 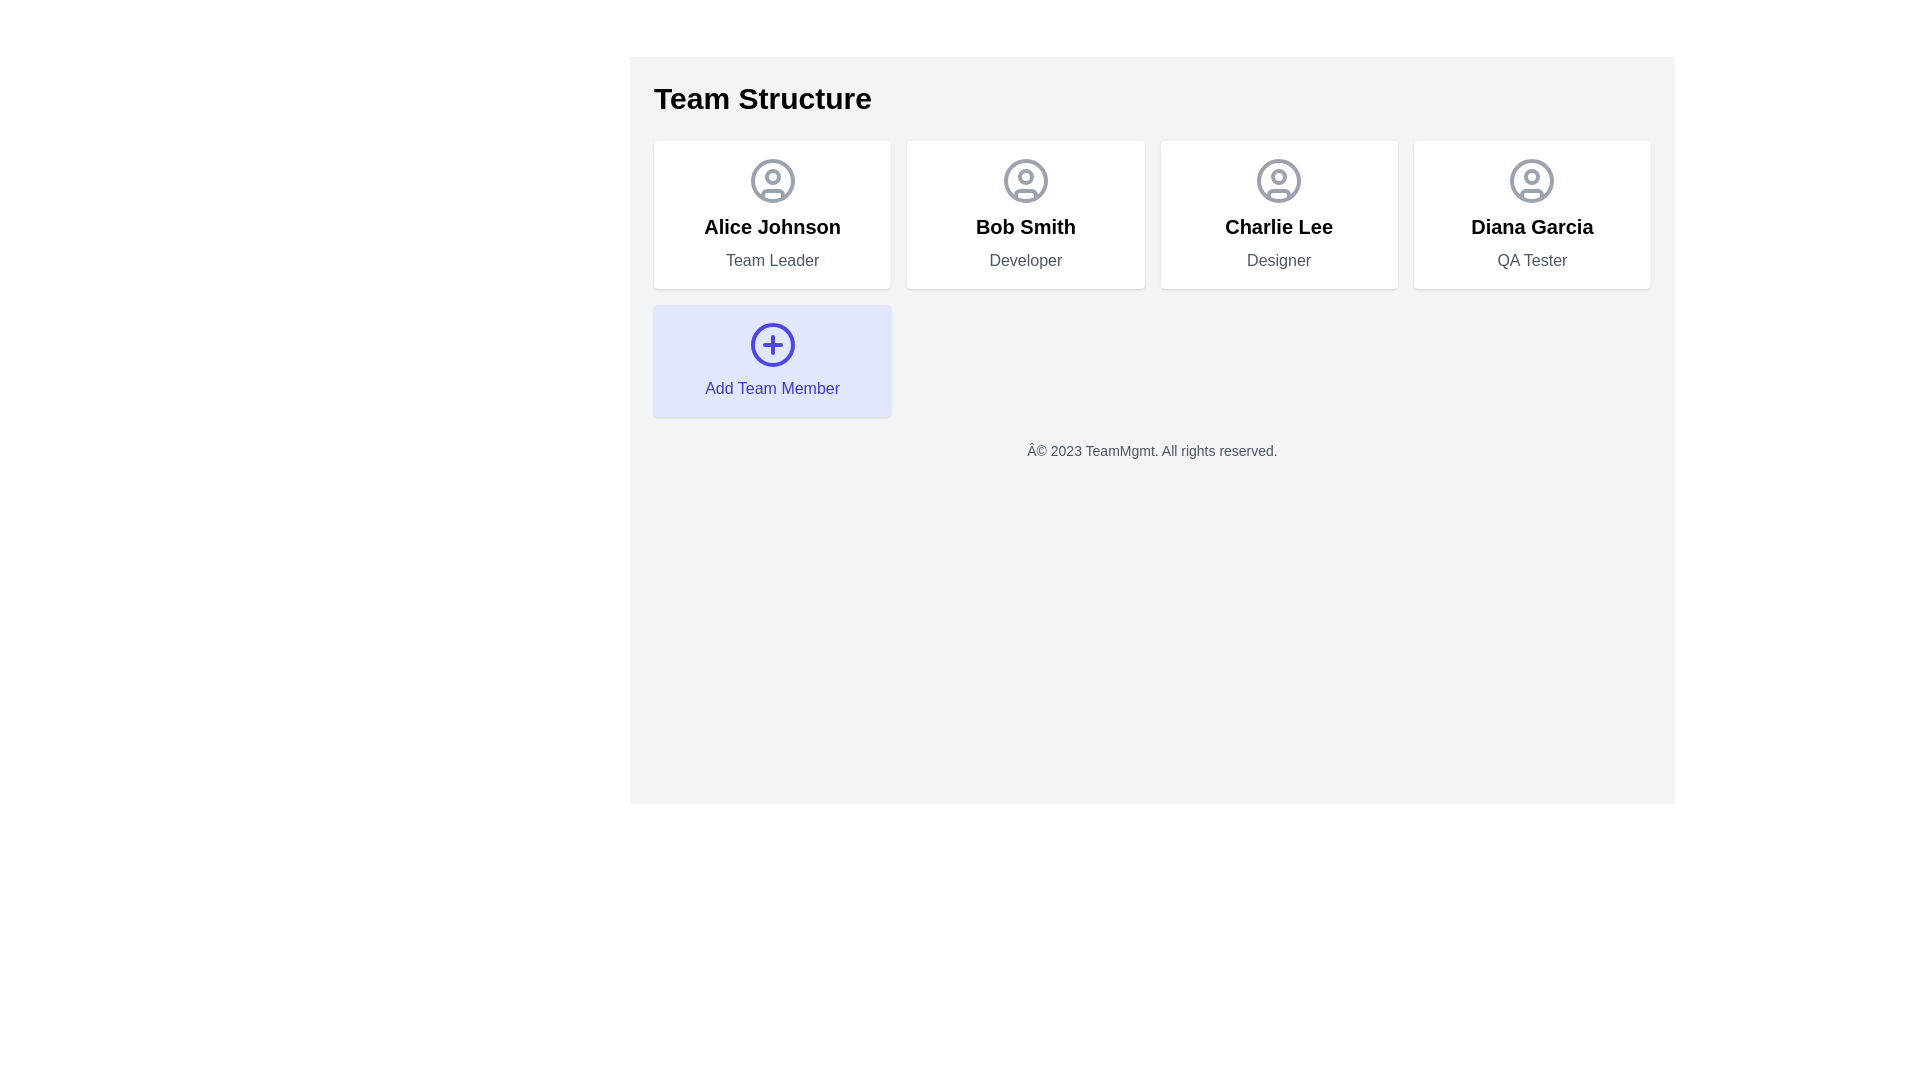 I want to click on the non-interactive text label that displays the job title or role of 'Alice Johnson', located at the bottom of her card layout, so click(x=771, y=260).